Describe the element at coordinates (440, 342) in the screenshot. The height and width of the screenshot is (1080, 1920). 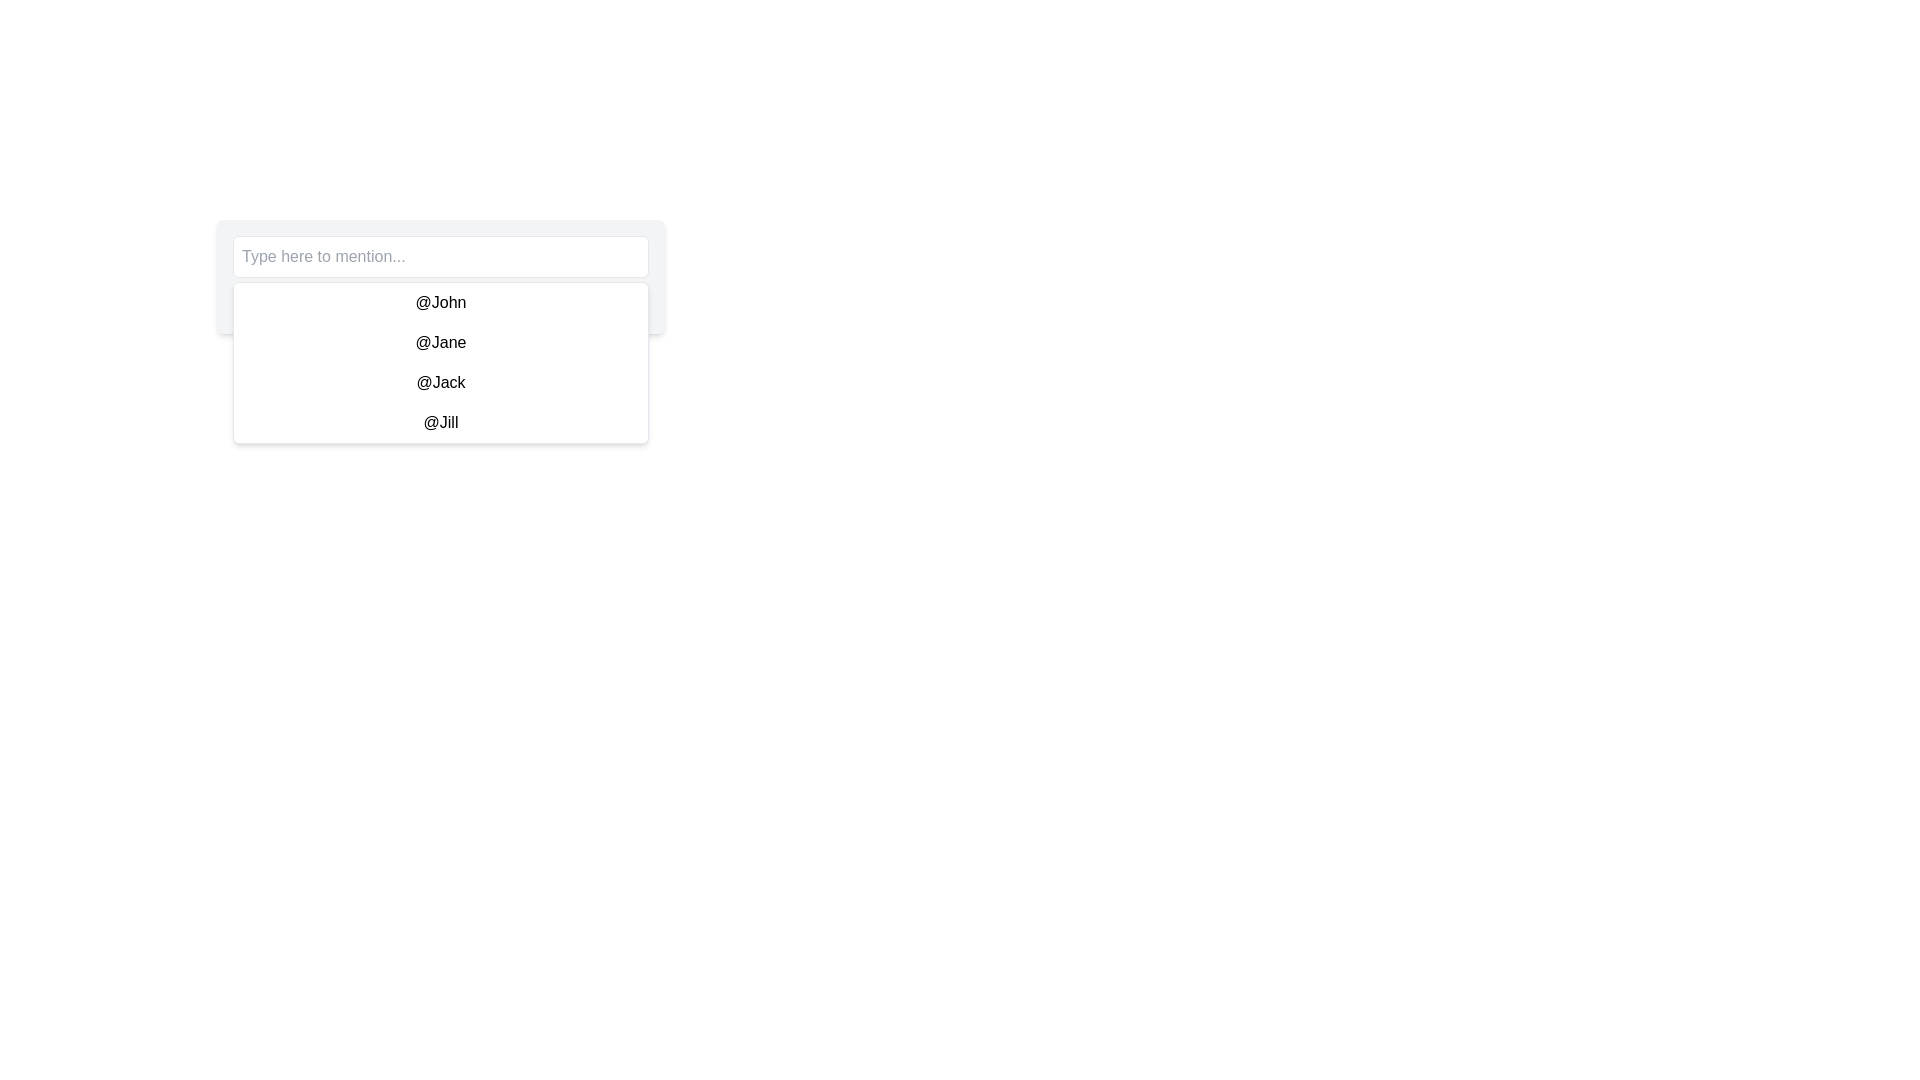
I see `the second mention option in the dropdown list, which is positioned below '@John' and above '@Jack'` at that location.